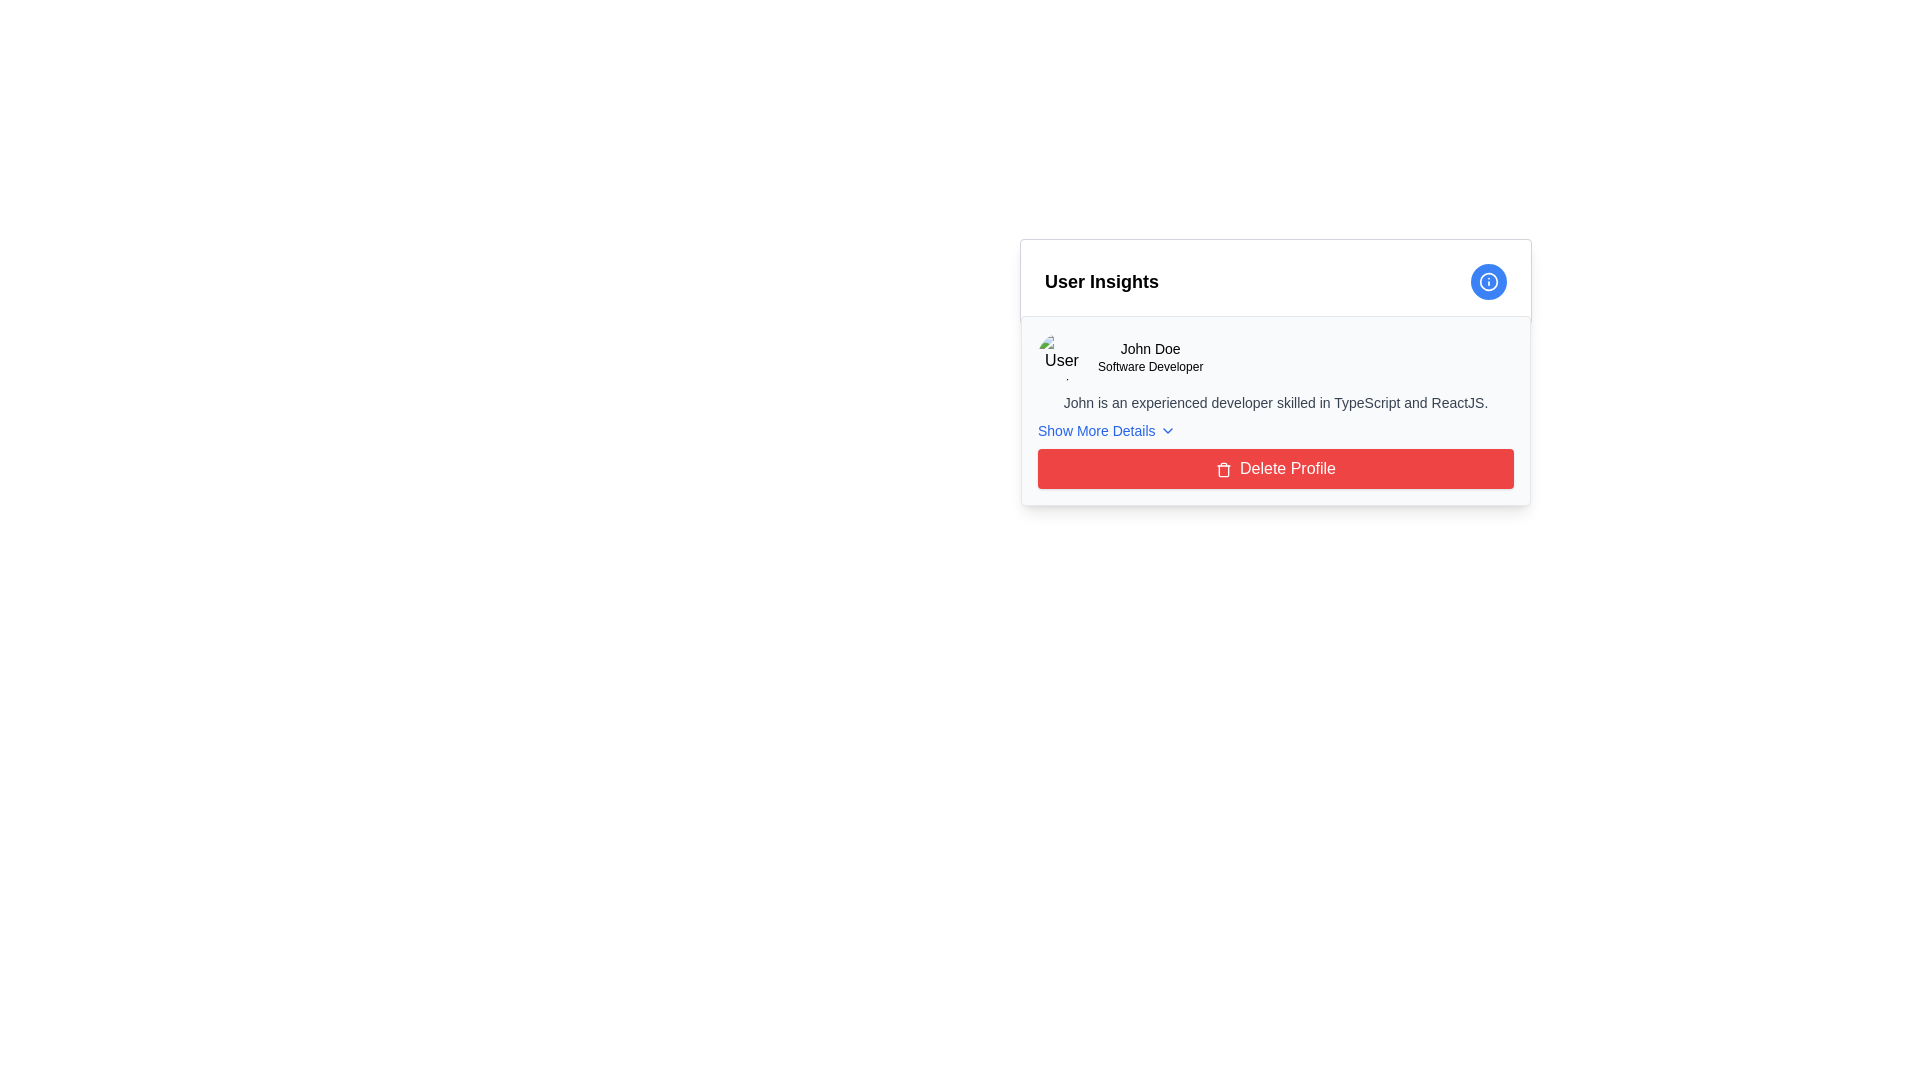  I want to click on the circular blue button with an 'information' icon located in the top-right corner of the 'User Insights' section, so click(1488, 281).